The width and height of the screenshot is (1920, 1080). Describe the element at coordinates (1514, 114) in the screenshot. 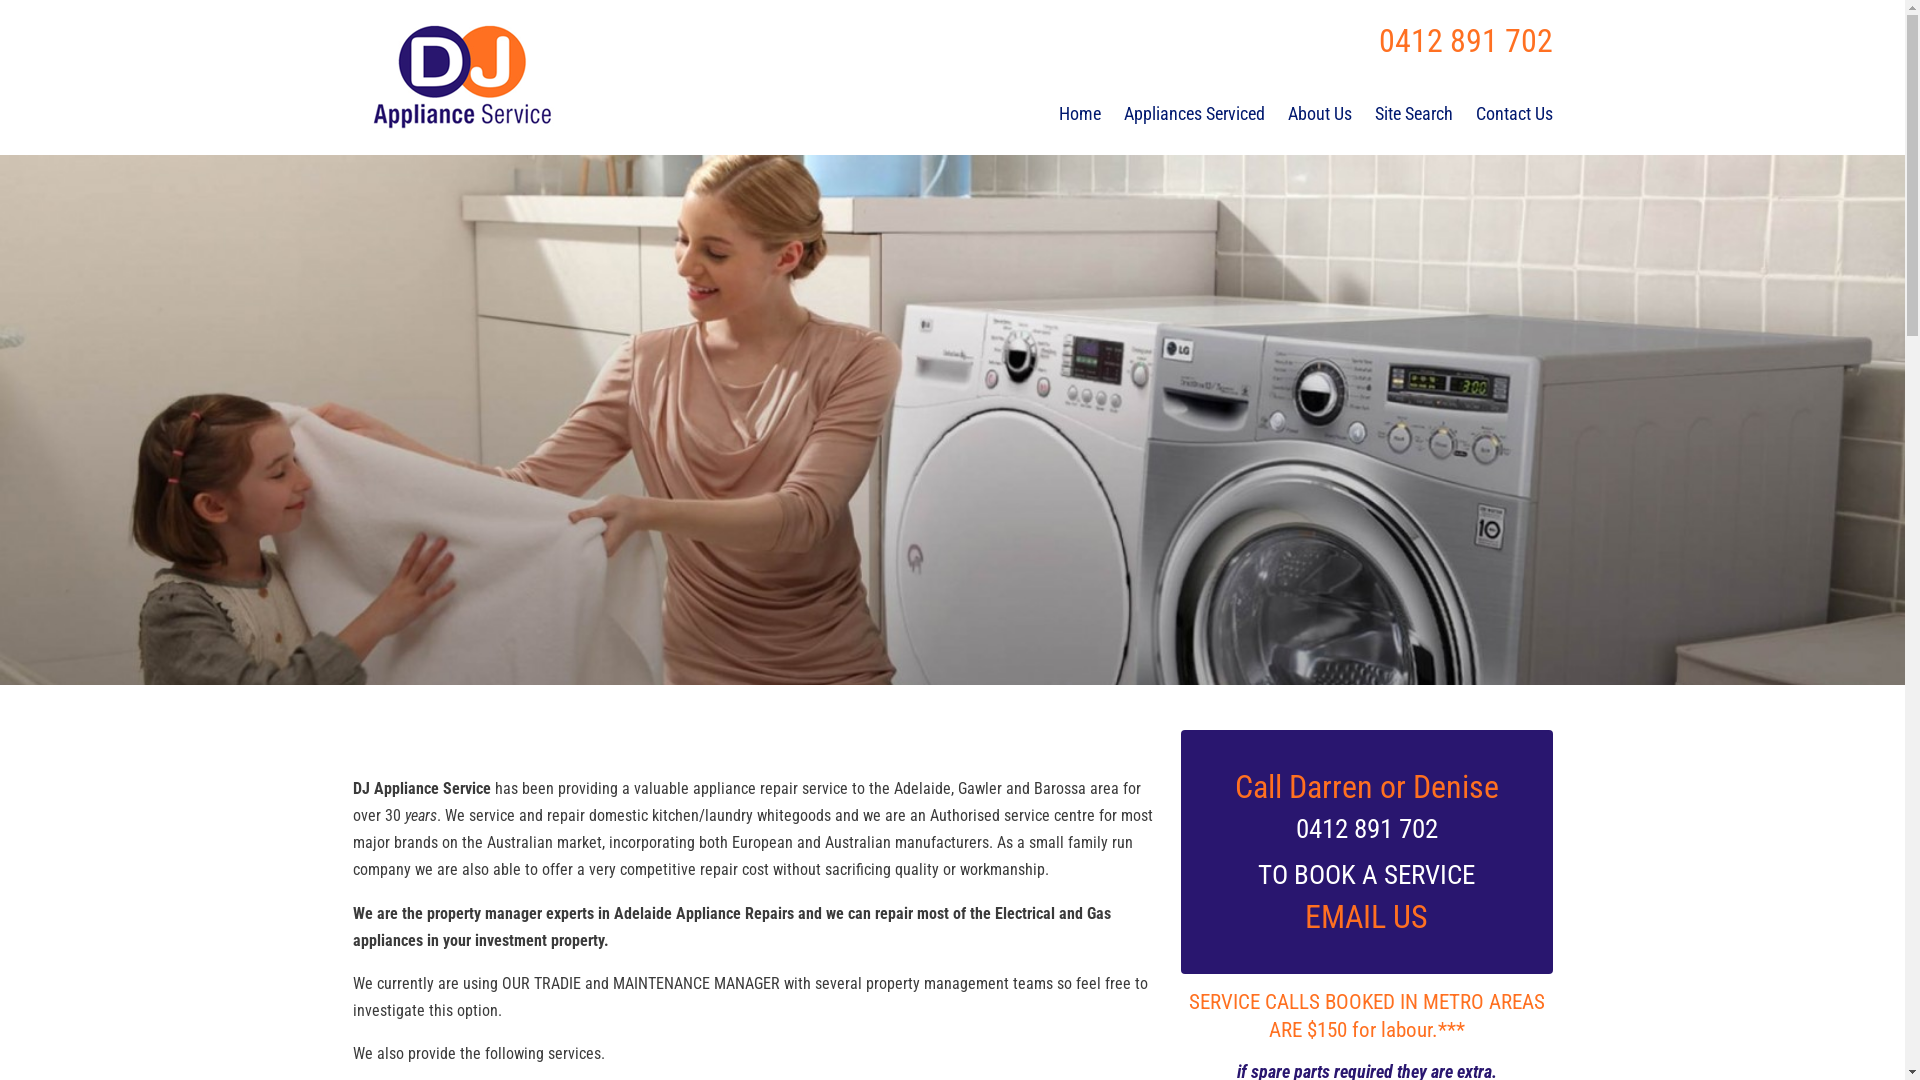

I see `'Contact Us'` at that location.